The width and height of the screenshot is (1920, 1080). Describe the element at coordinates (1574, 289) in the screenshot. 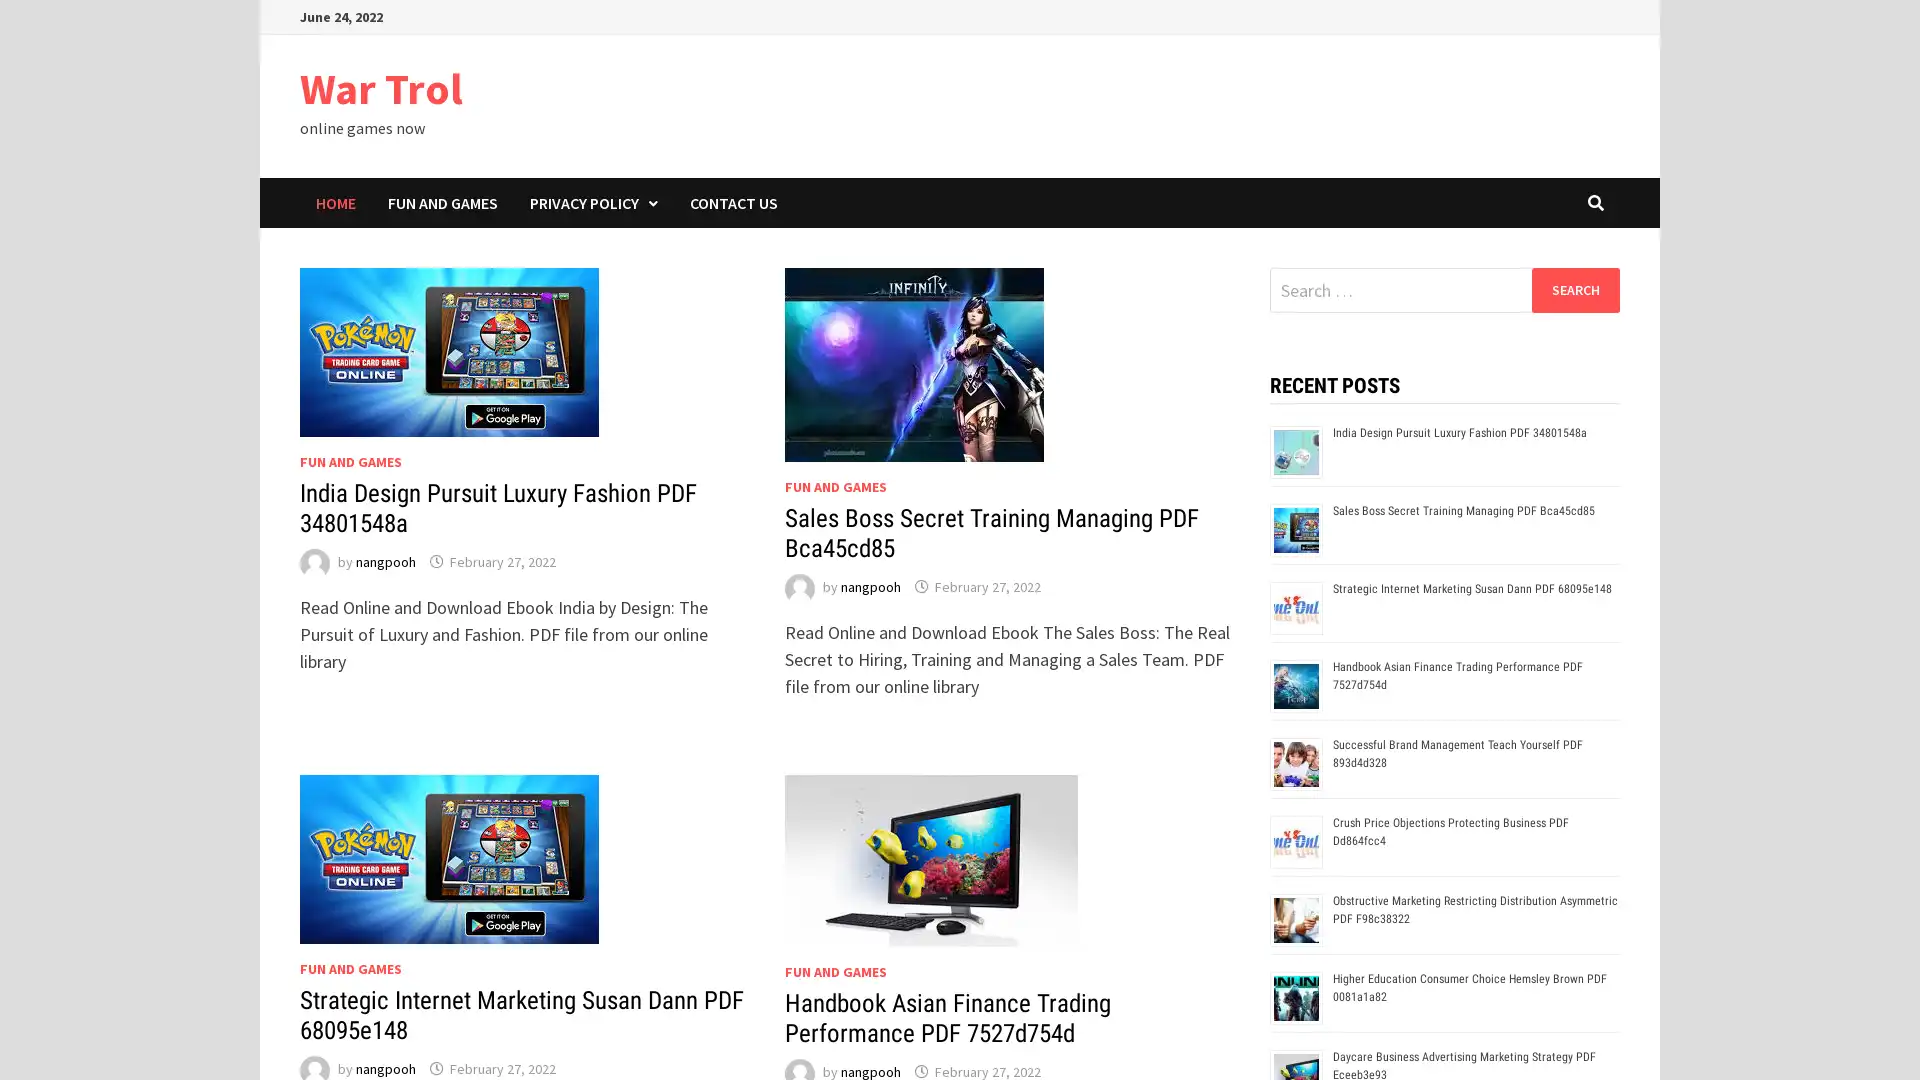

I see `Search` at that location.